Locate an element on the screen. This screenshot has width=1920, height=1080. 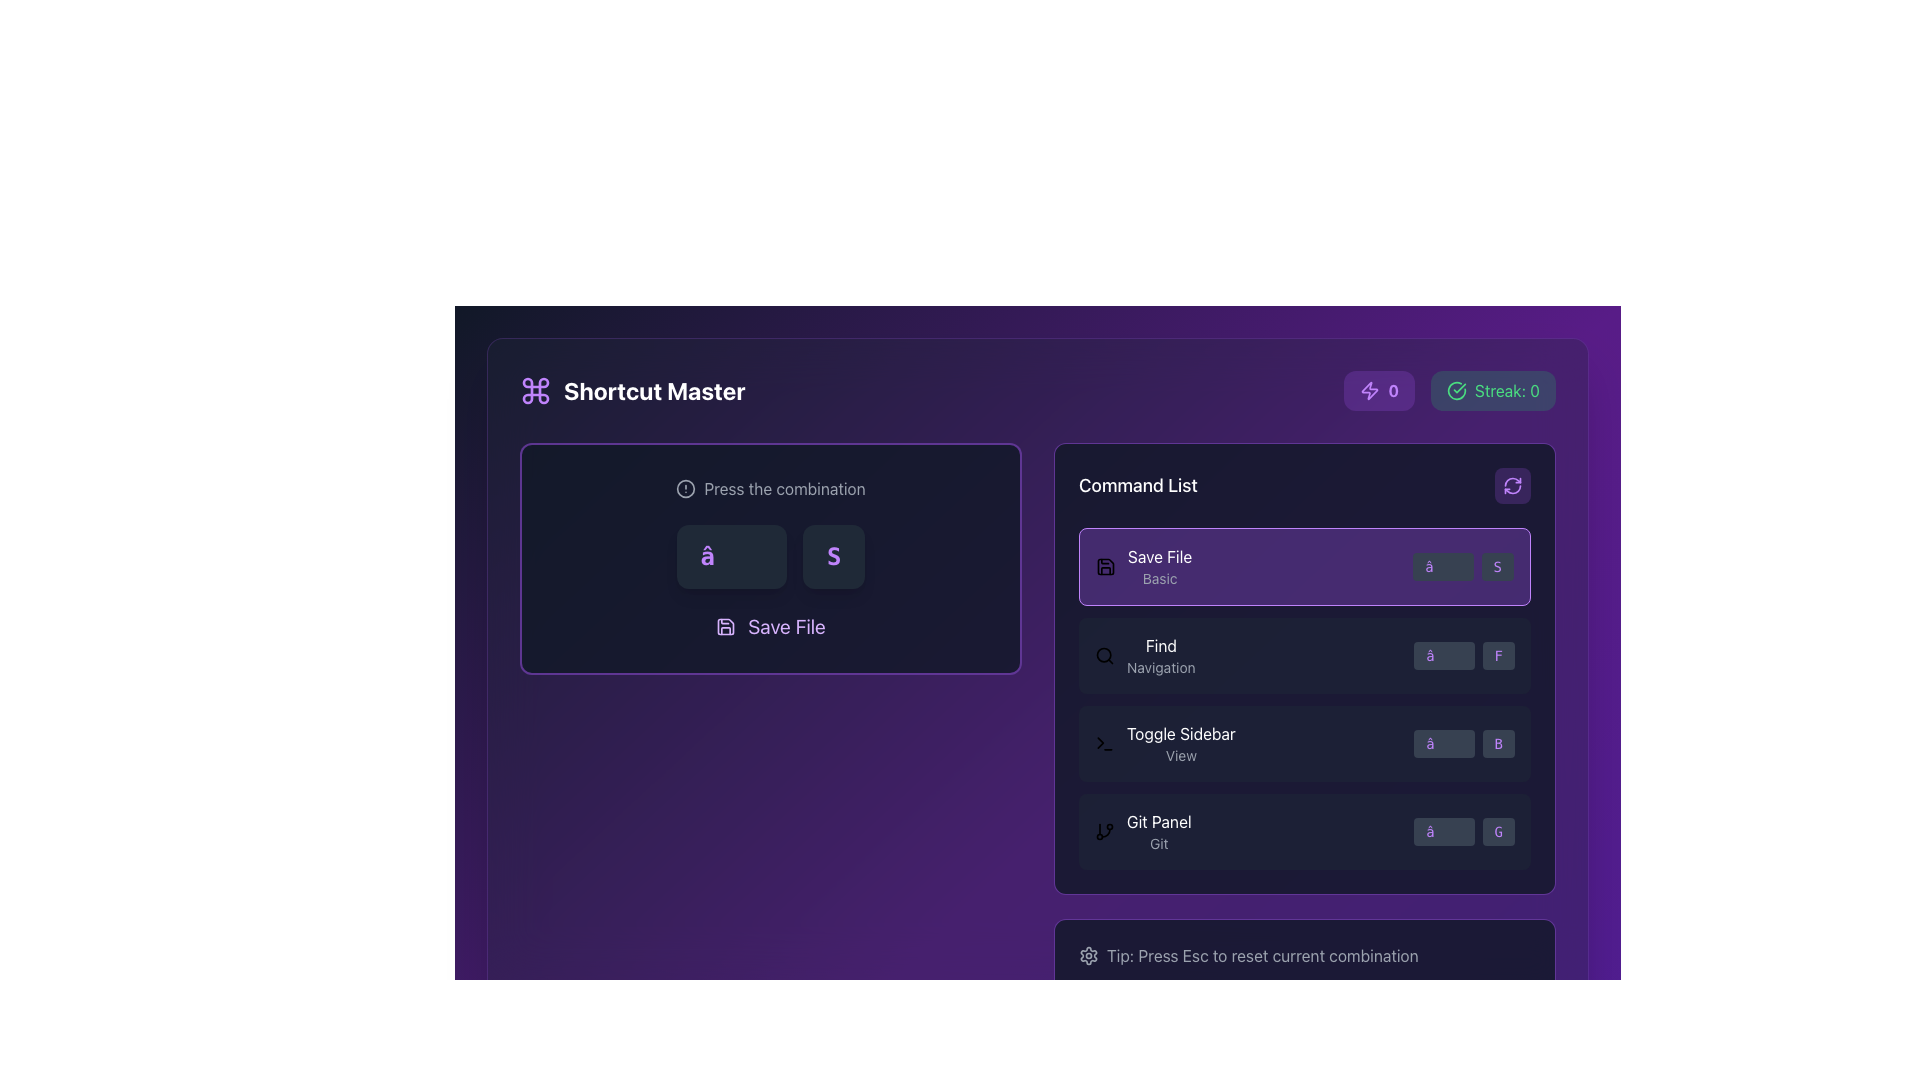
the 'Git Panel' command shortcut listed is located at coordinates (1305, 832).